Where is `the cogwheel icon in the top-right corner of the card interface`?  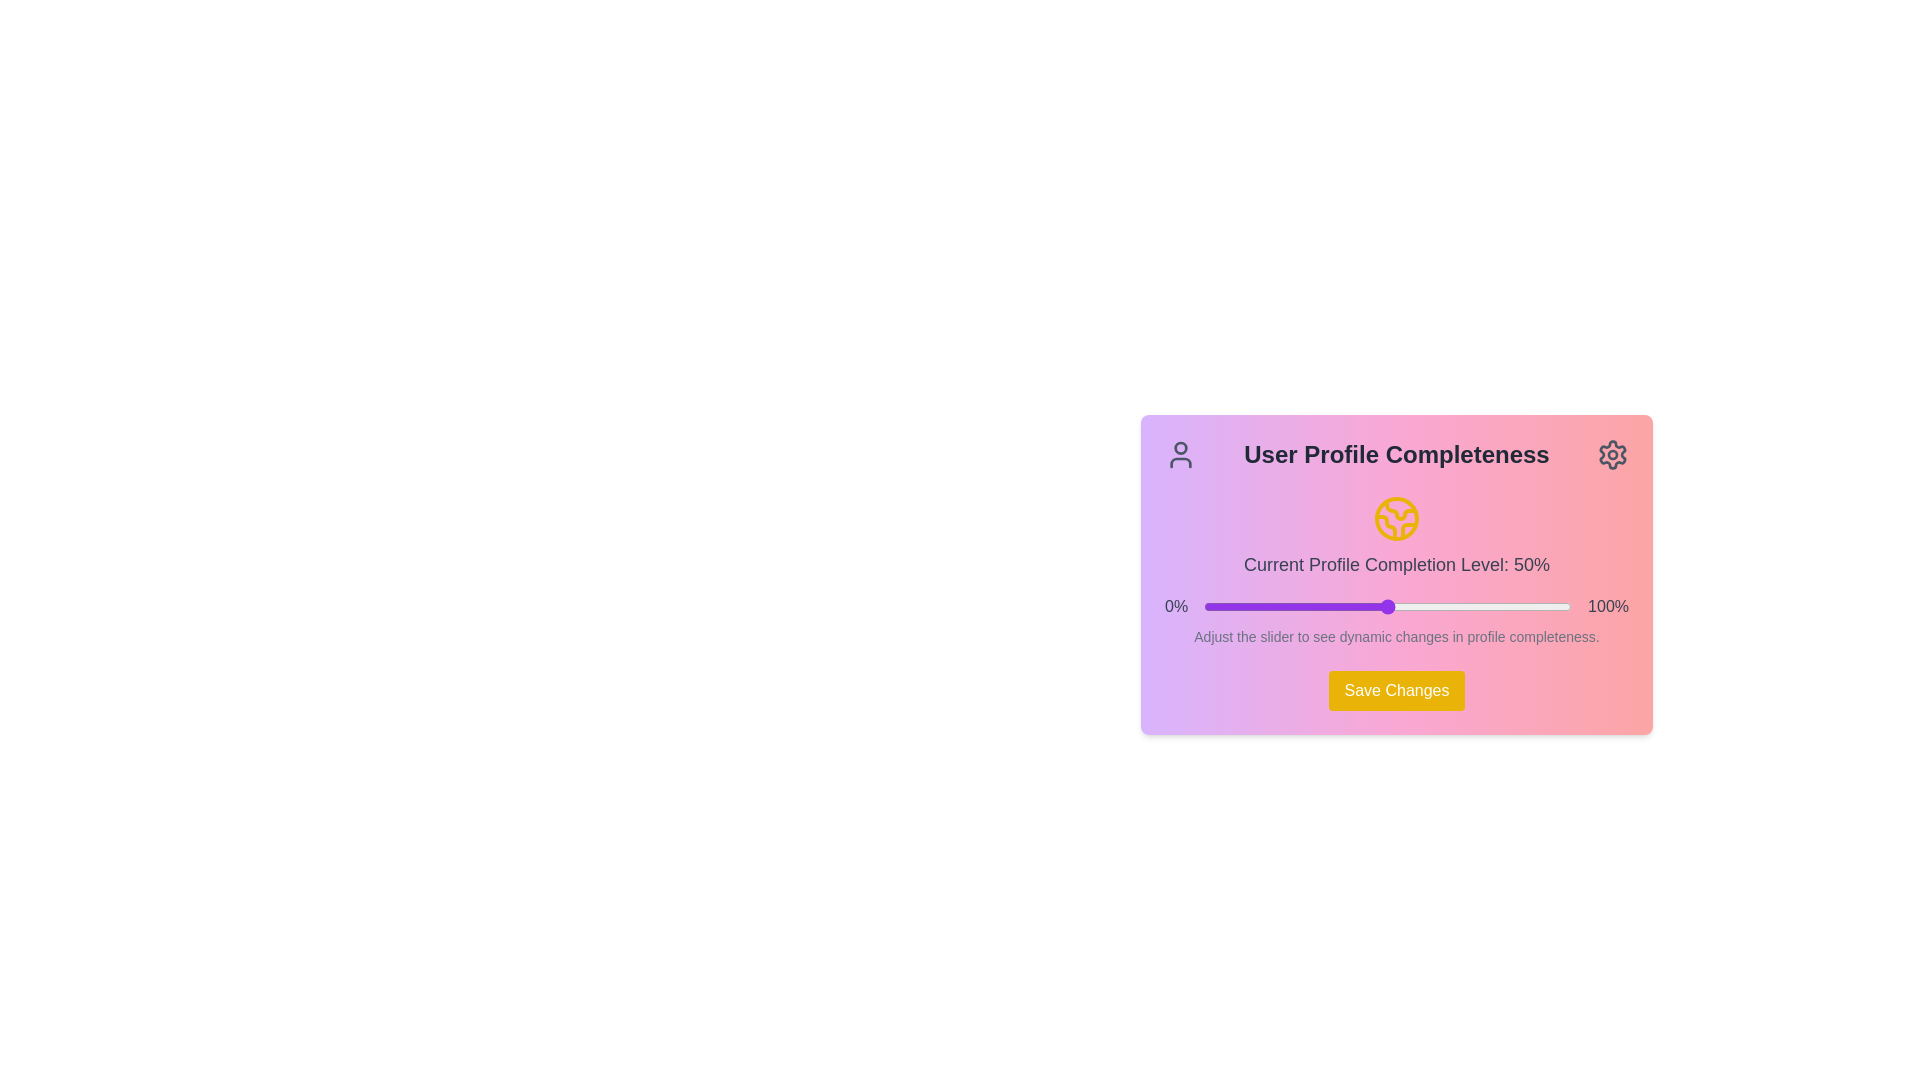
the cogwheel icon in the top-right corner of the card interface is located at coordinates (1612, 455).